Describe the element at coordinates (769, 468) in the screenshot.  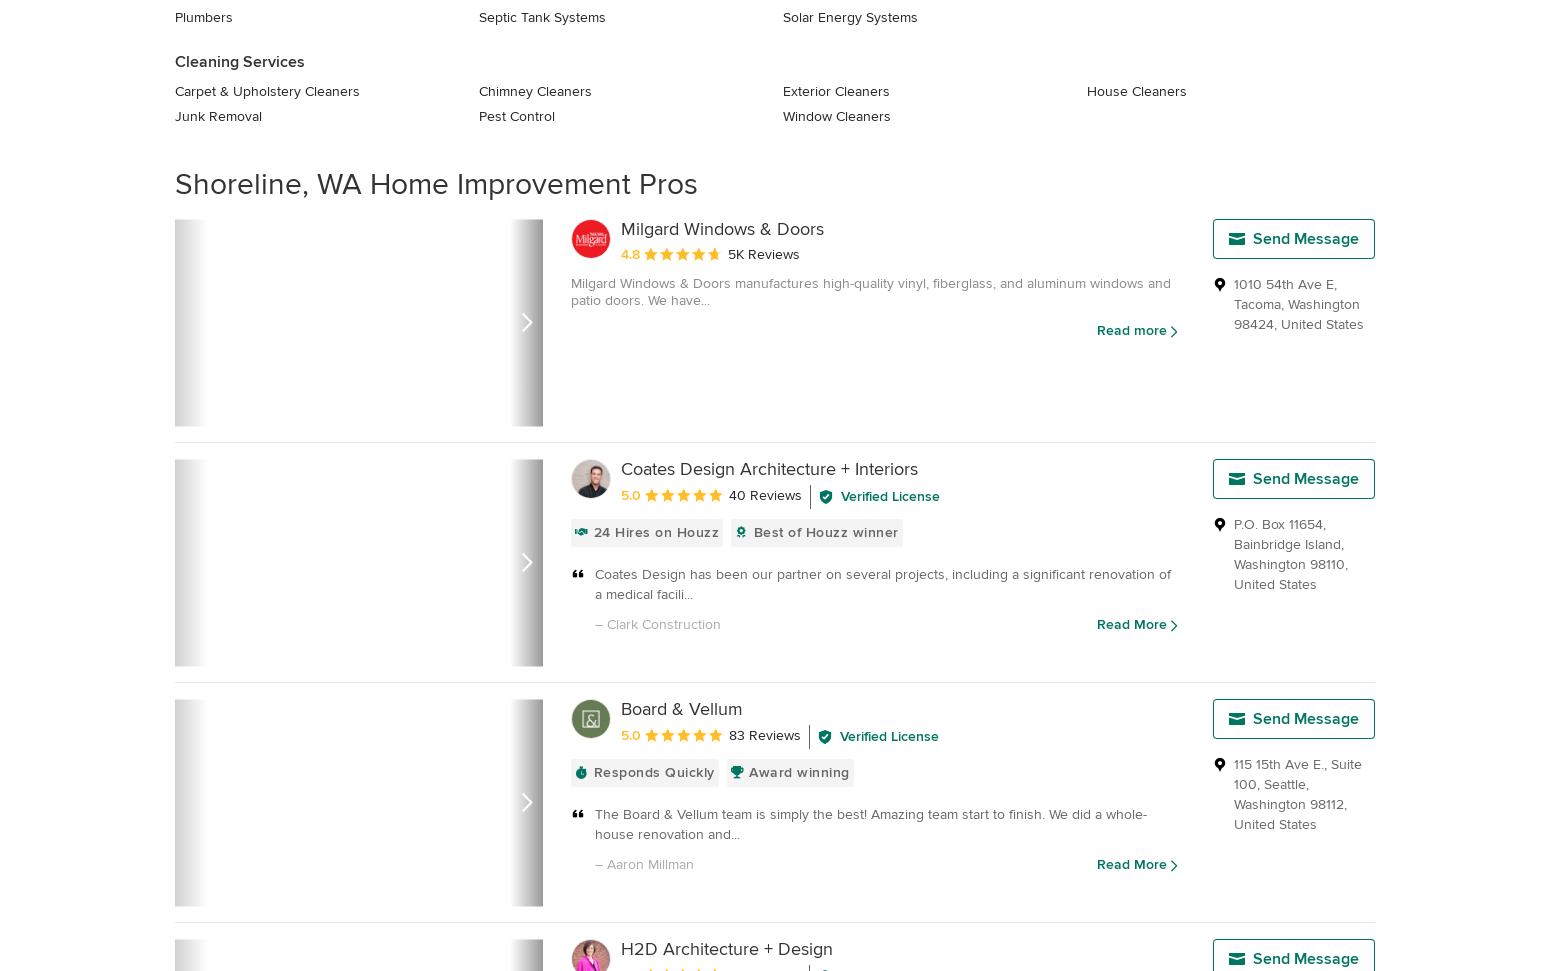
I see `'Coates Design Architecture + Interiors'` at that location.